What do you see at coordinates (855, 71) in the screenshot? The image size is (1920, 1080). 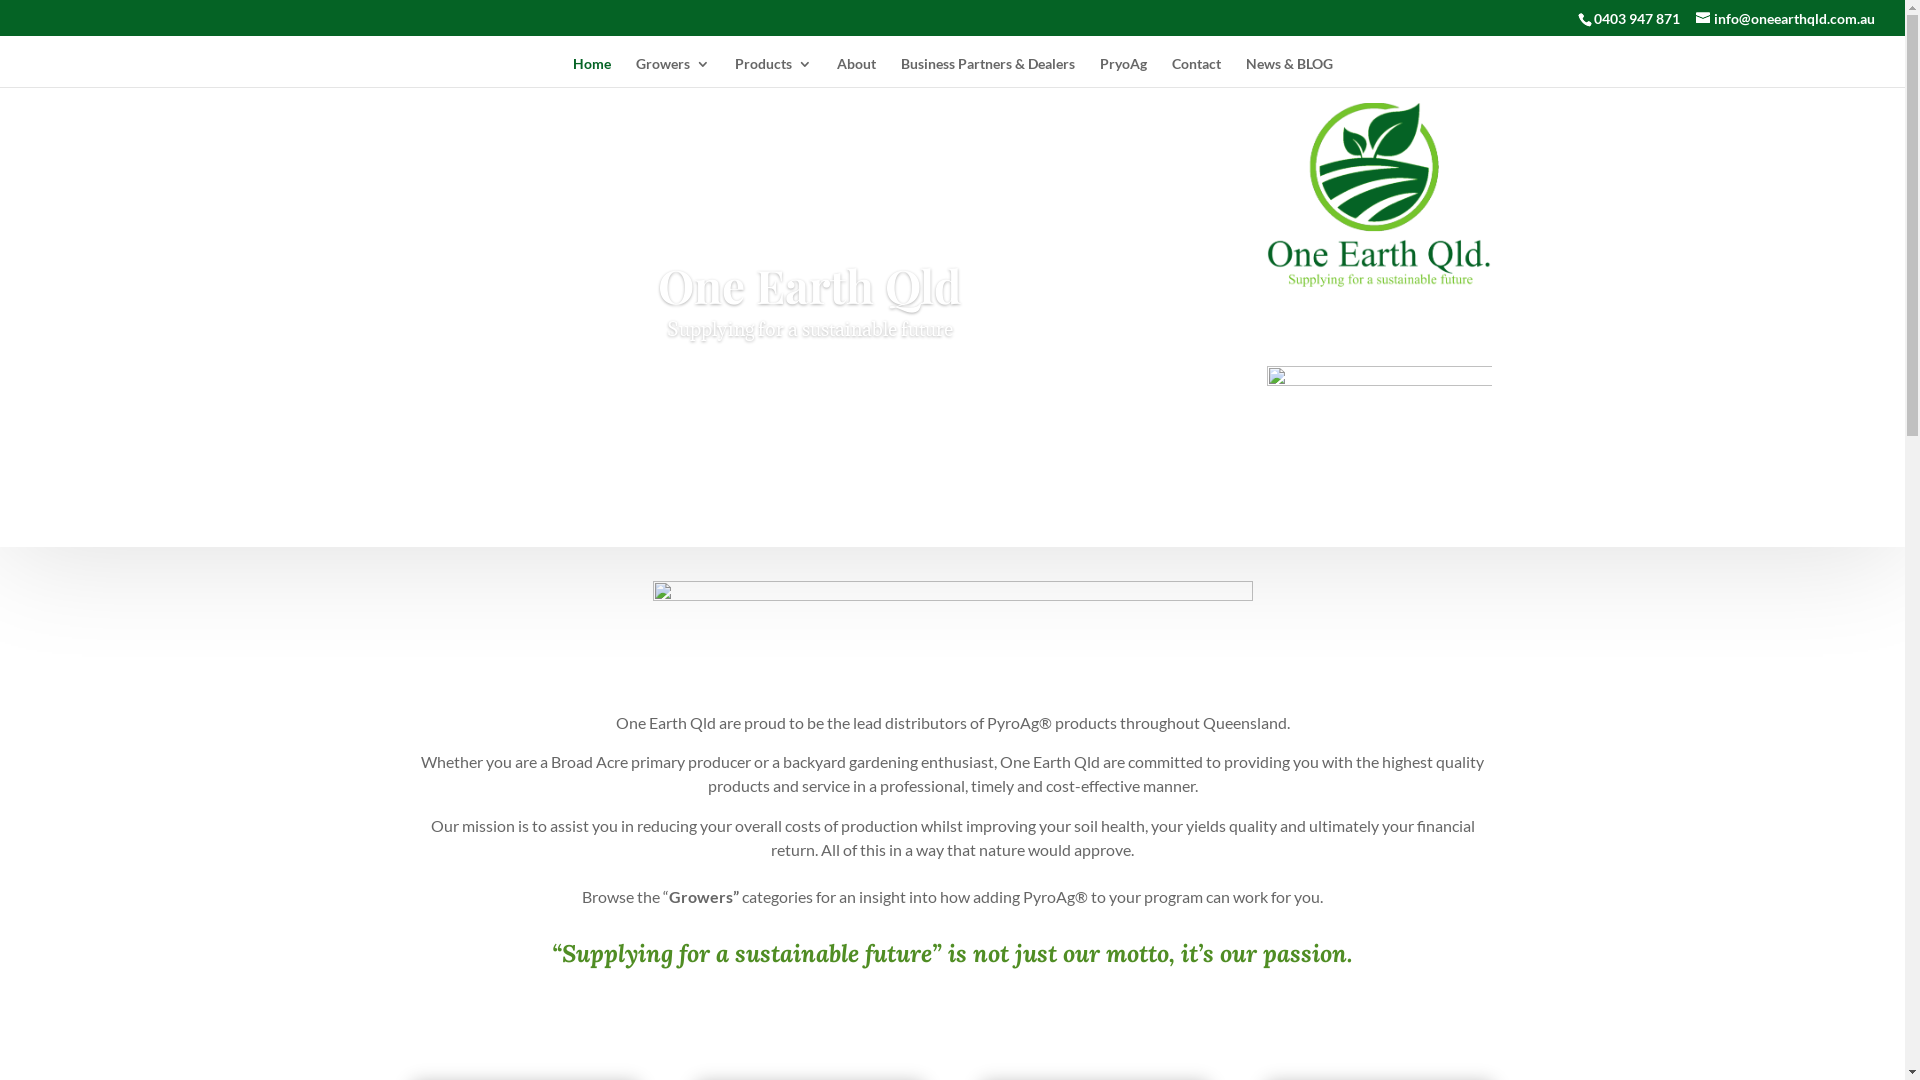 I see `'About'` at bounding box center [855, 71].